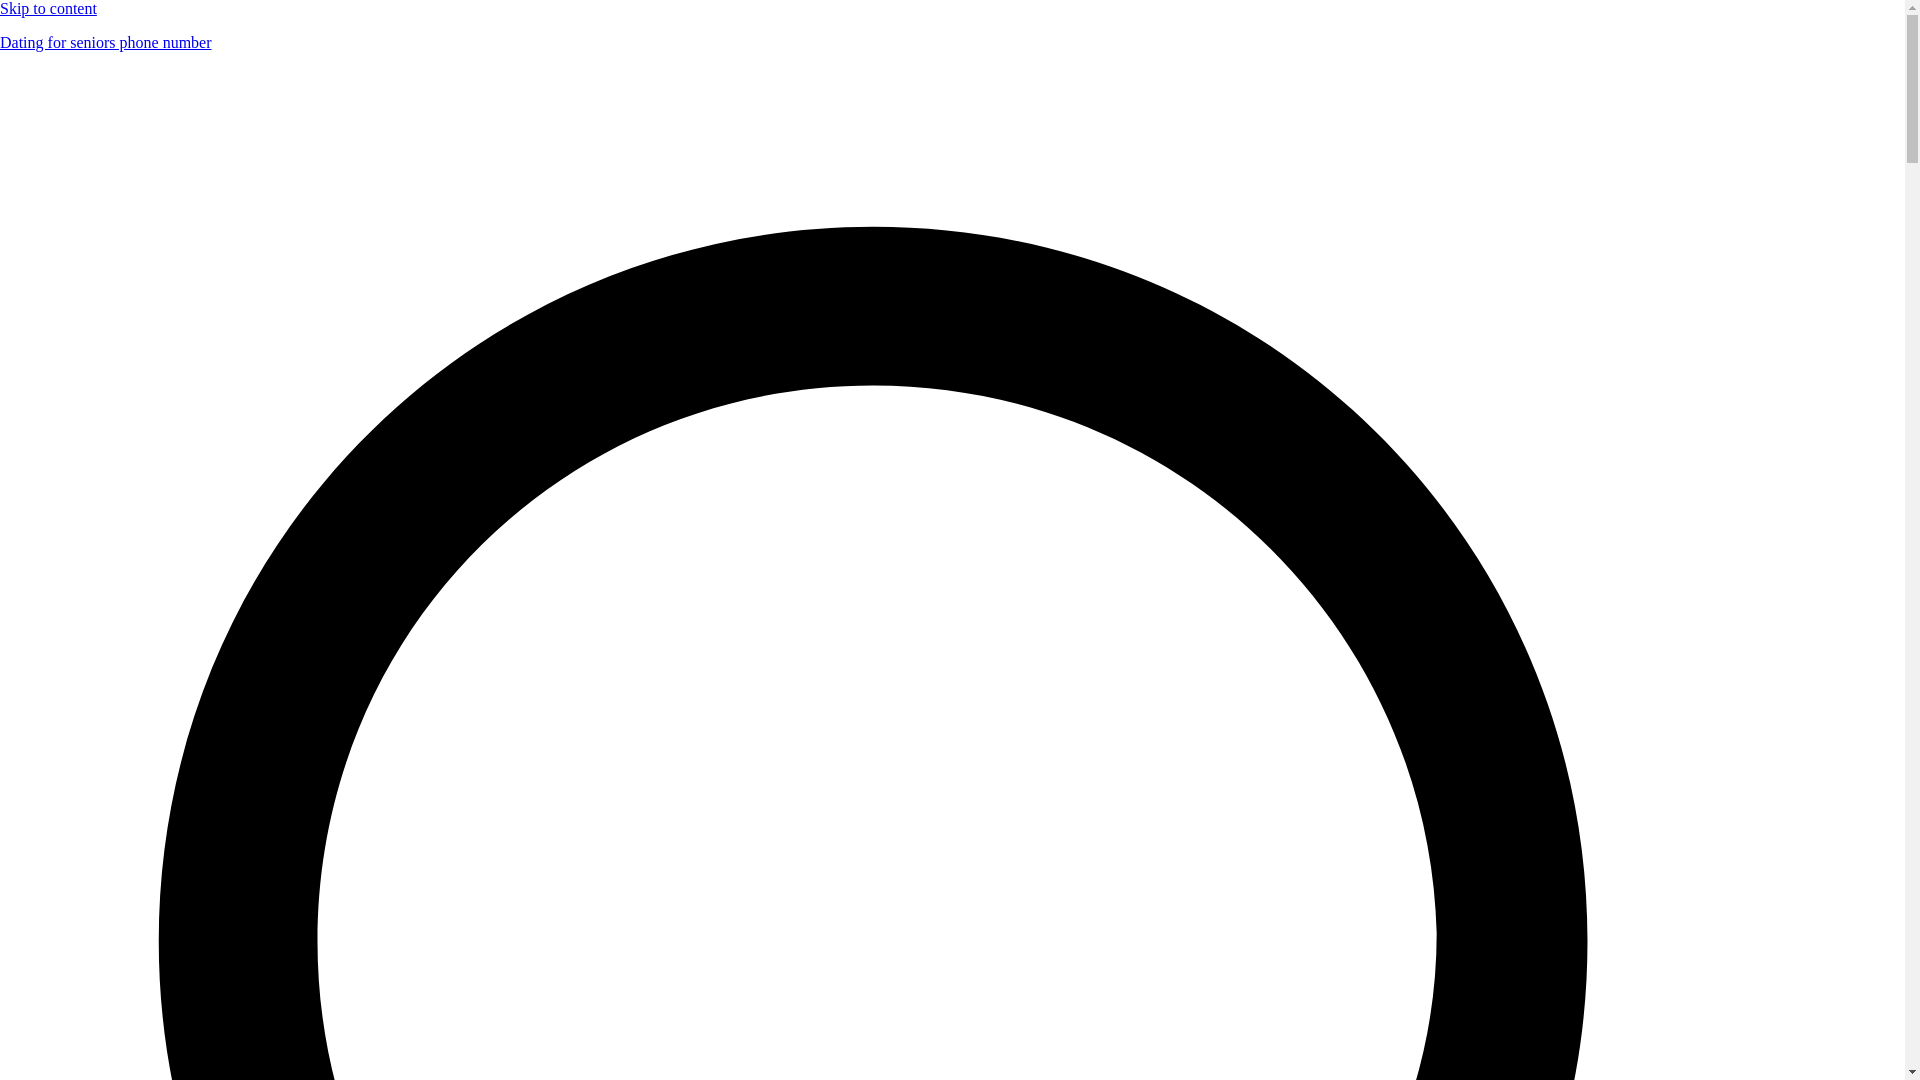  I want to click on 'Skip to content', so click(48, 8).